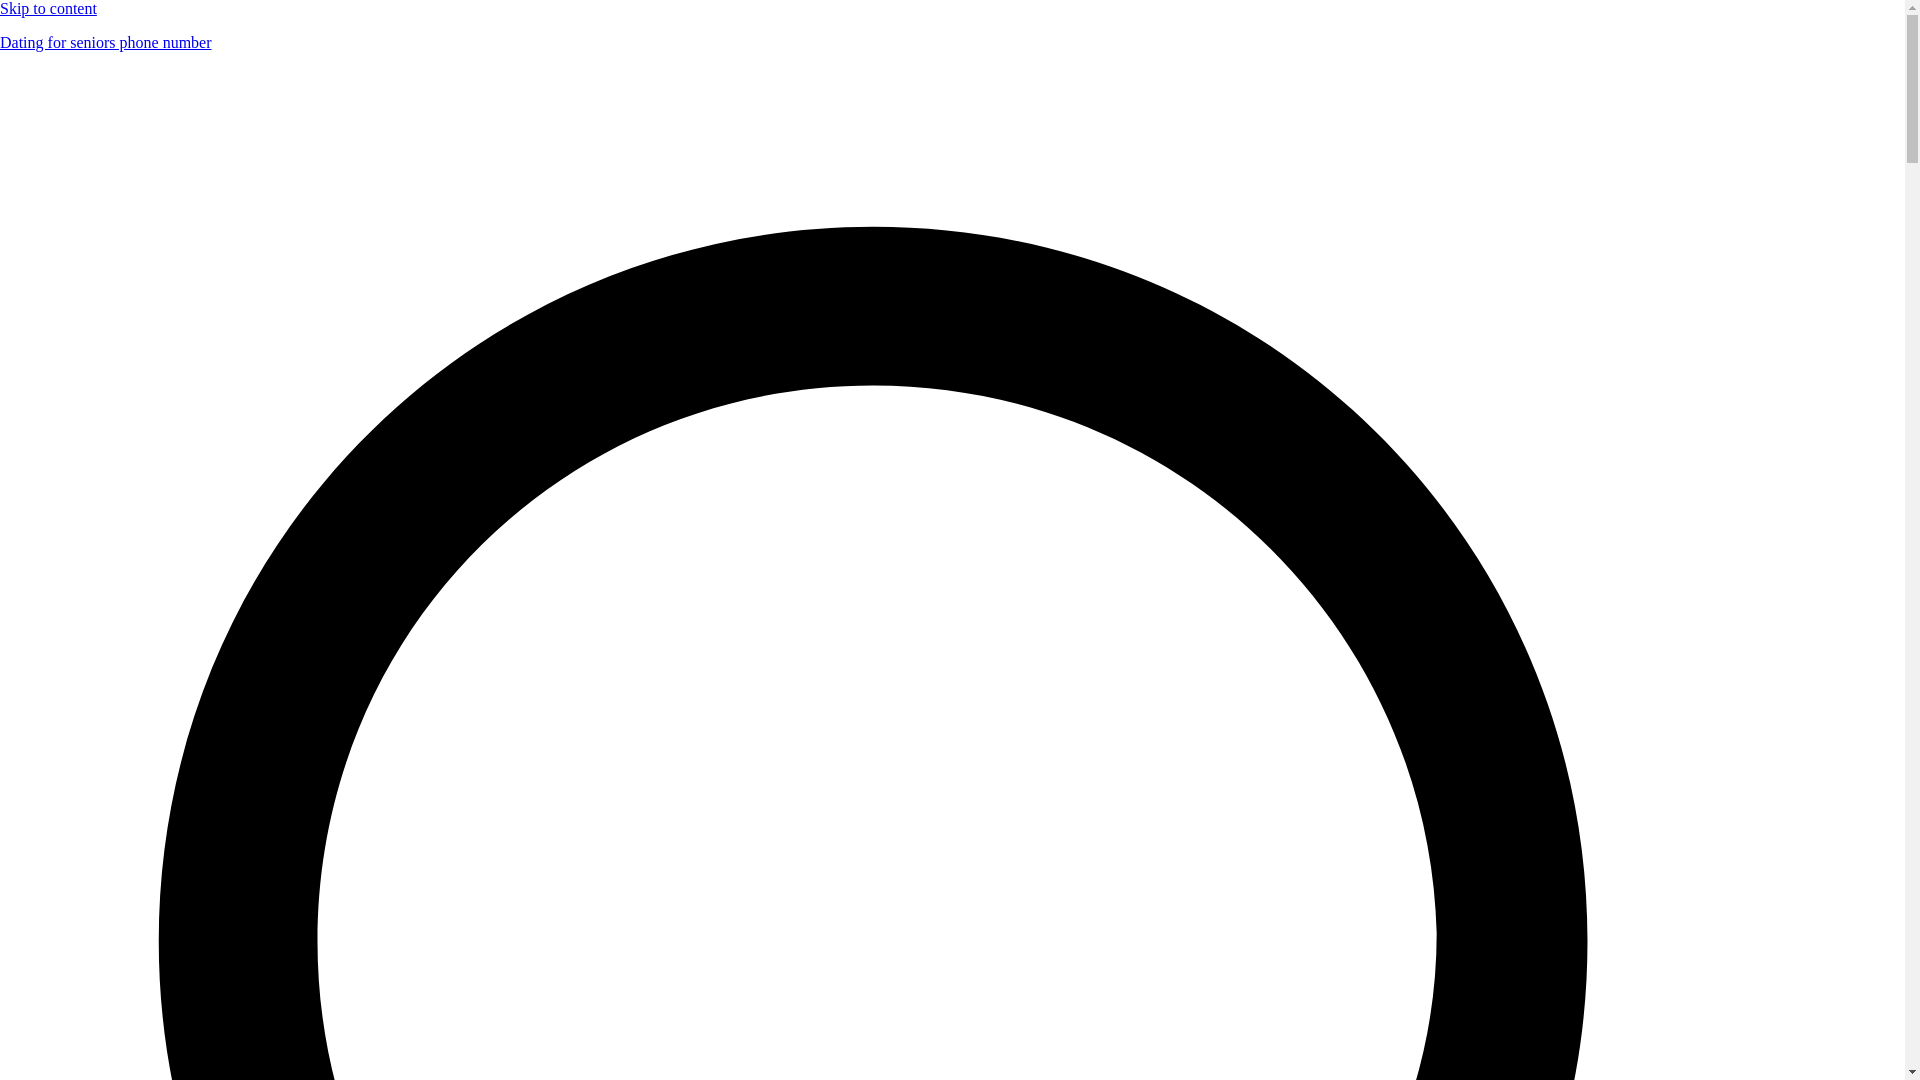  I want to click on 'Skip to content', so click(48, 8).